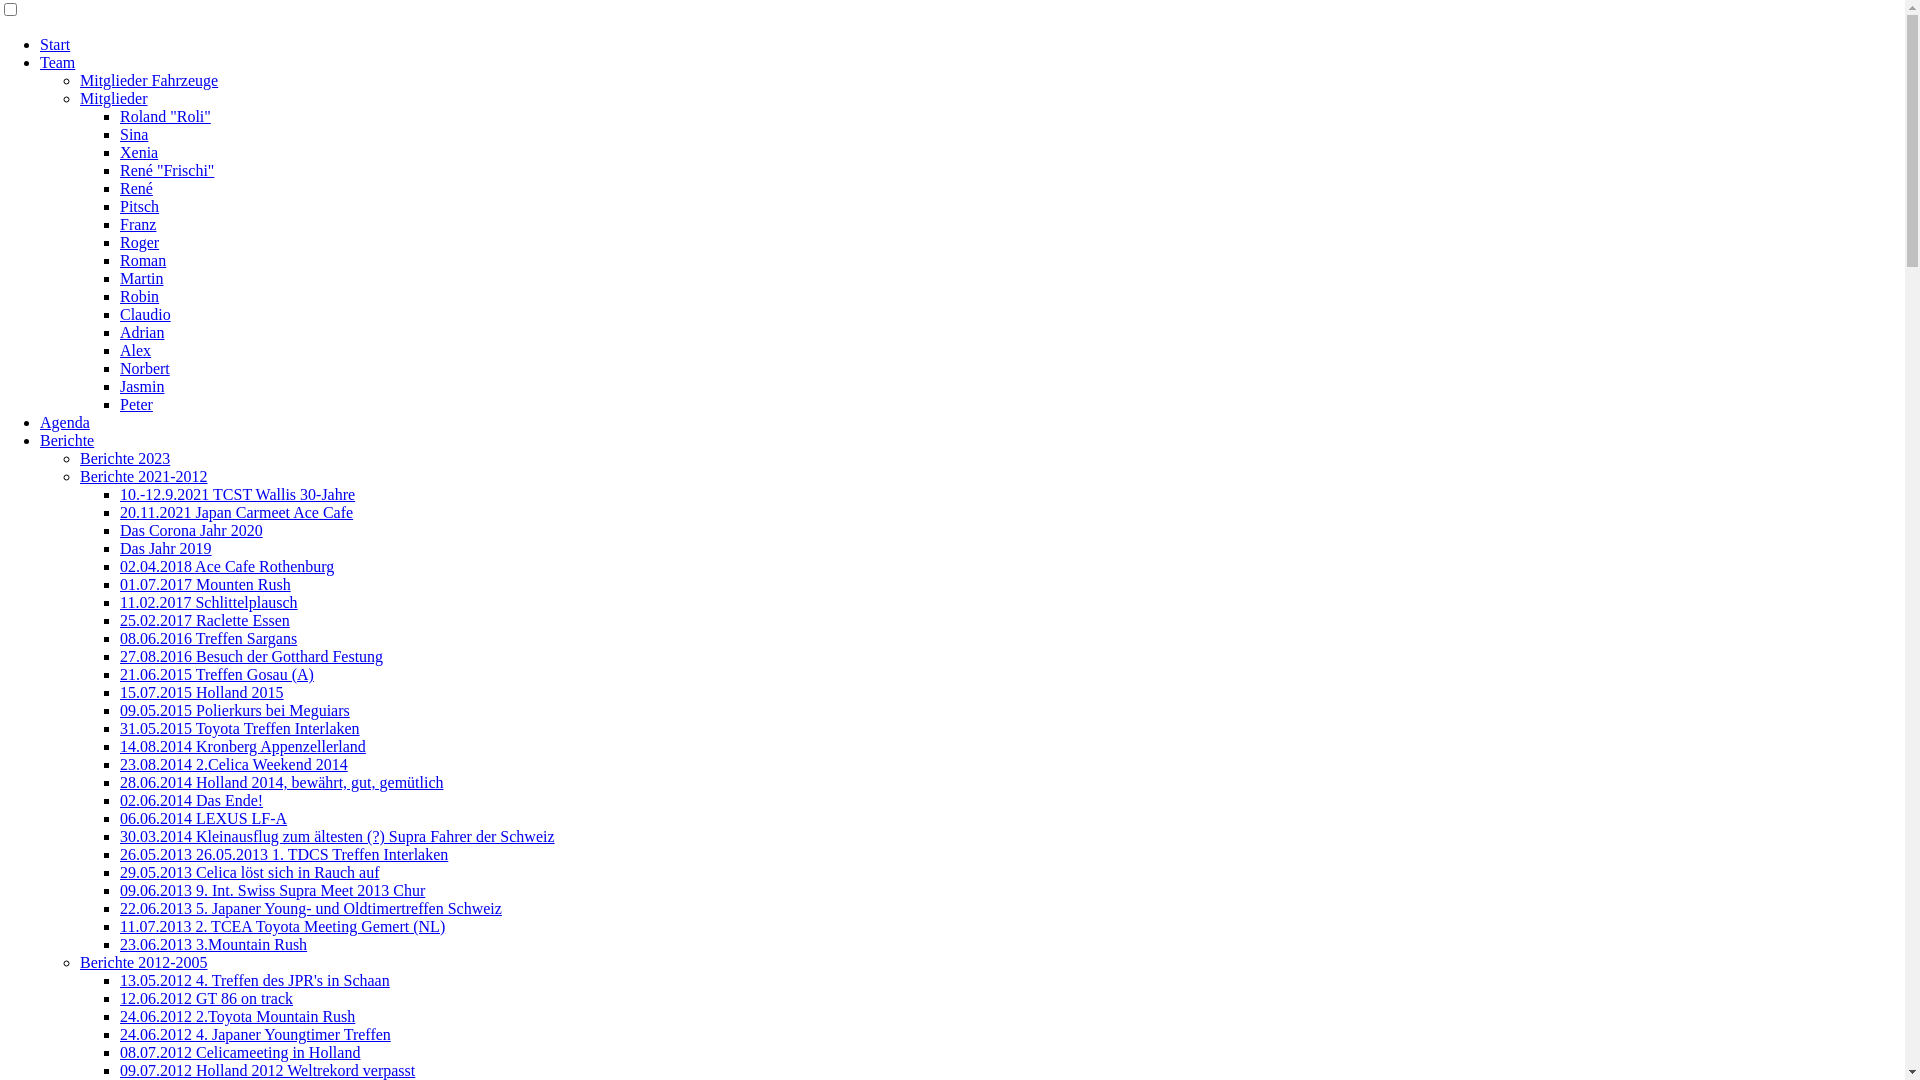 The width and height of the screenshot is (1920, 1080). I want to click on 'Robin', so click(119, 296).